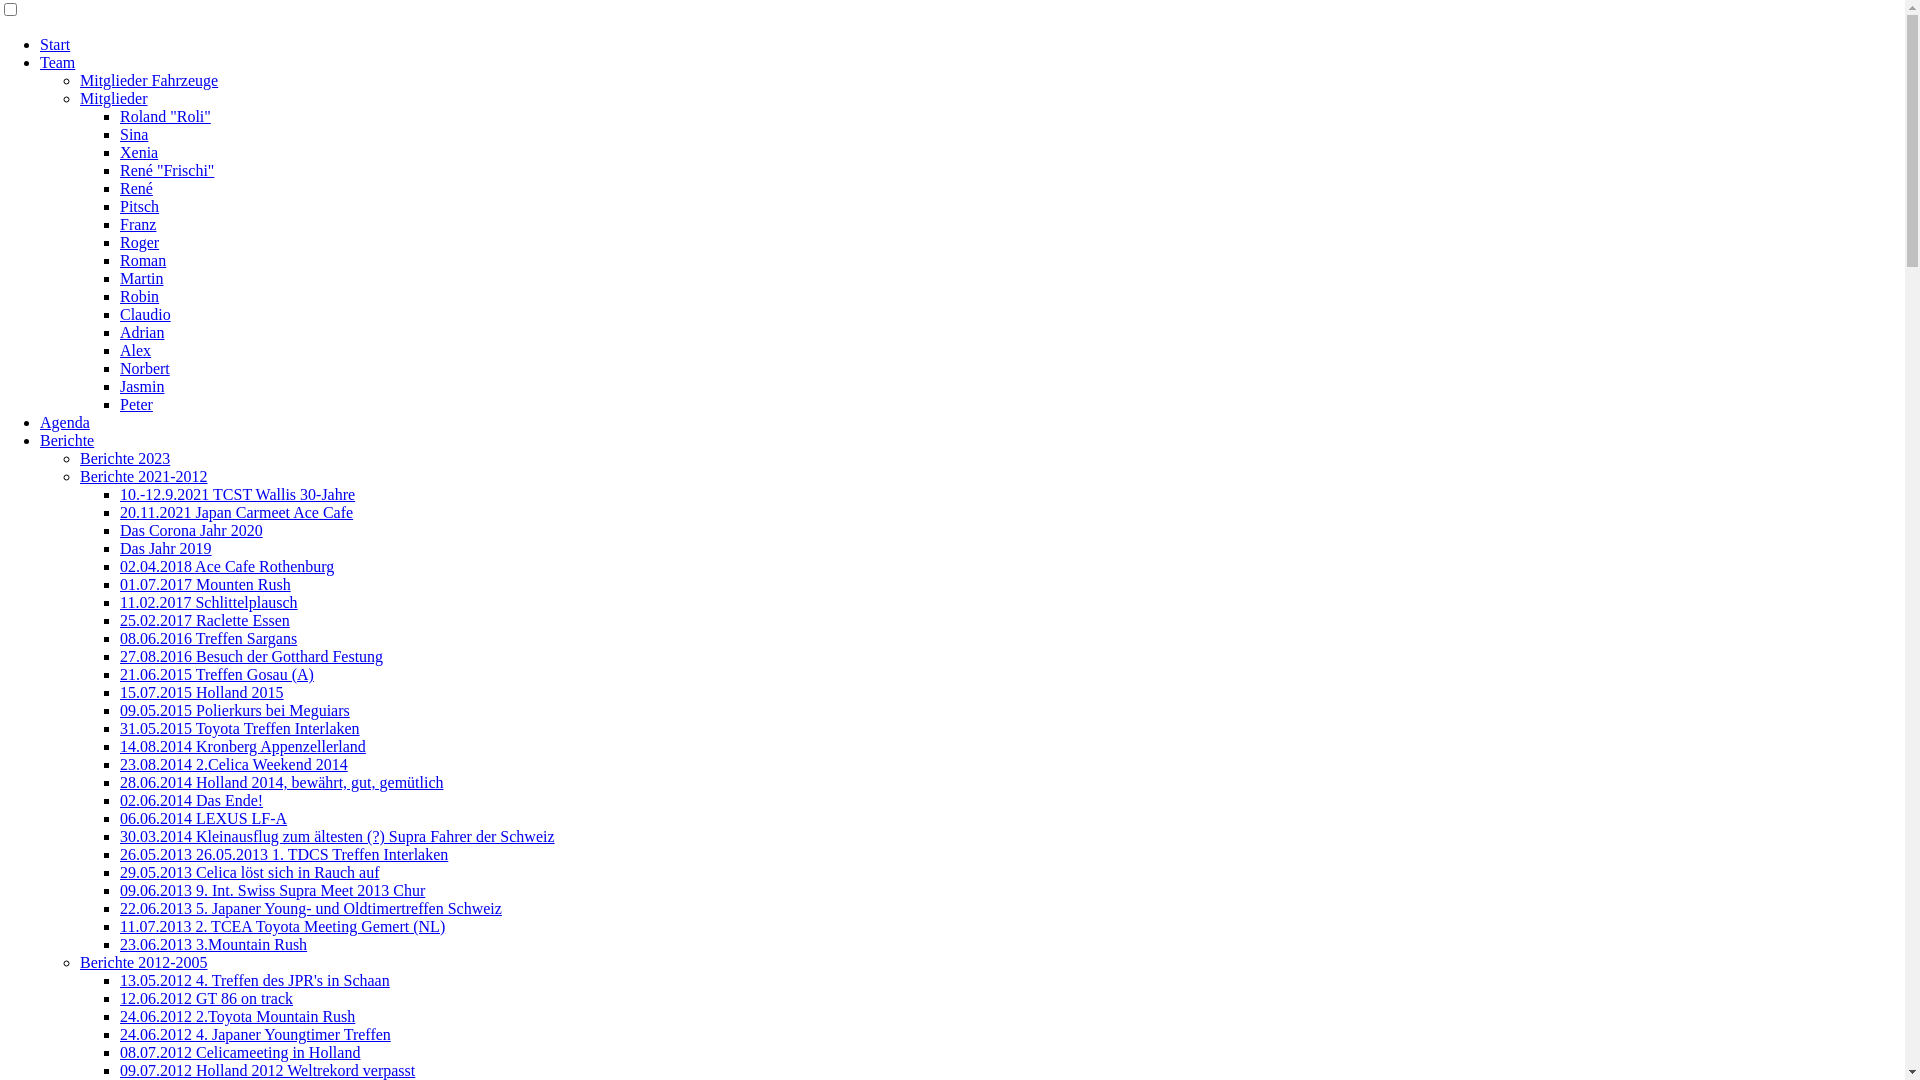 The width and height of the screenshot is (1920, 1080). I want to click on 'Robin', so click(119, 296).